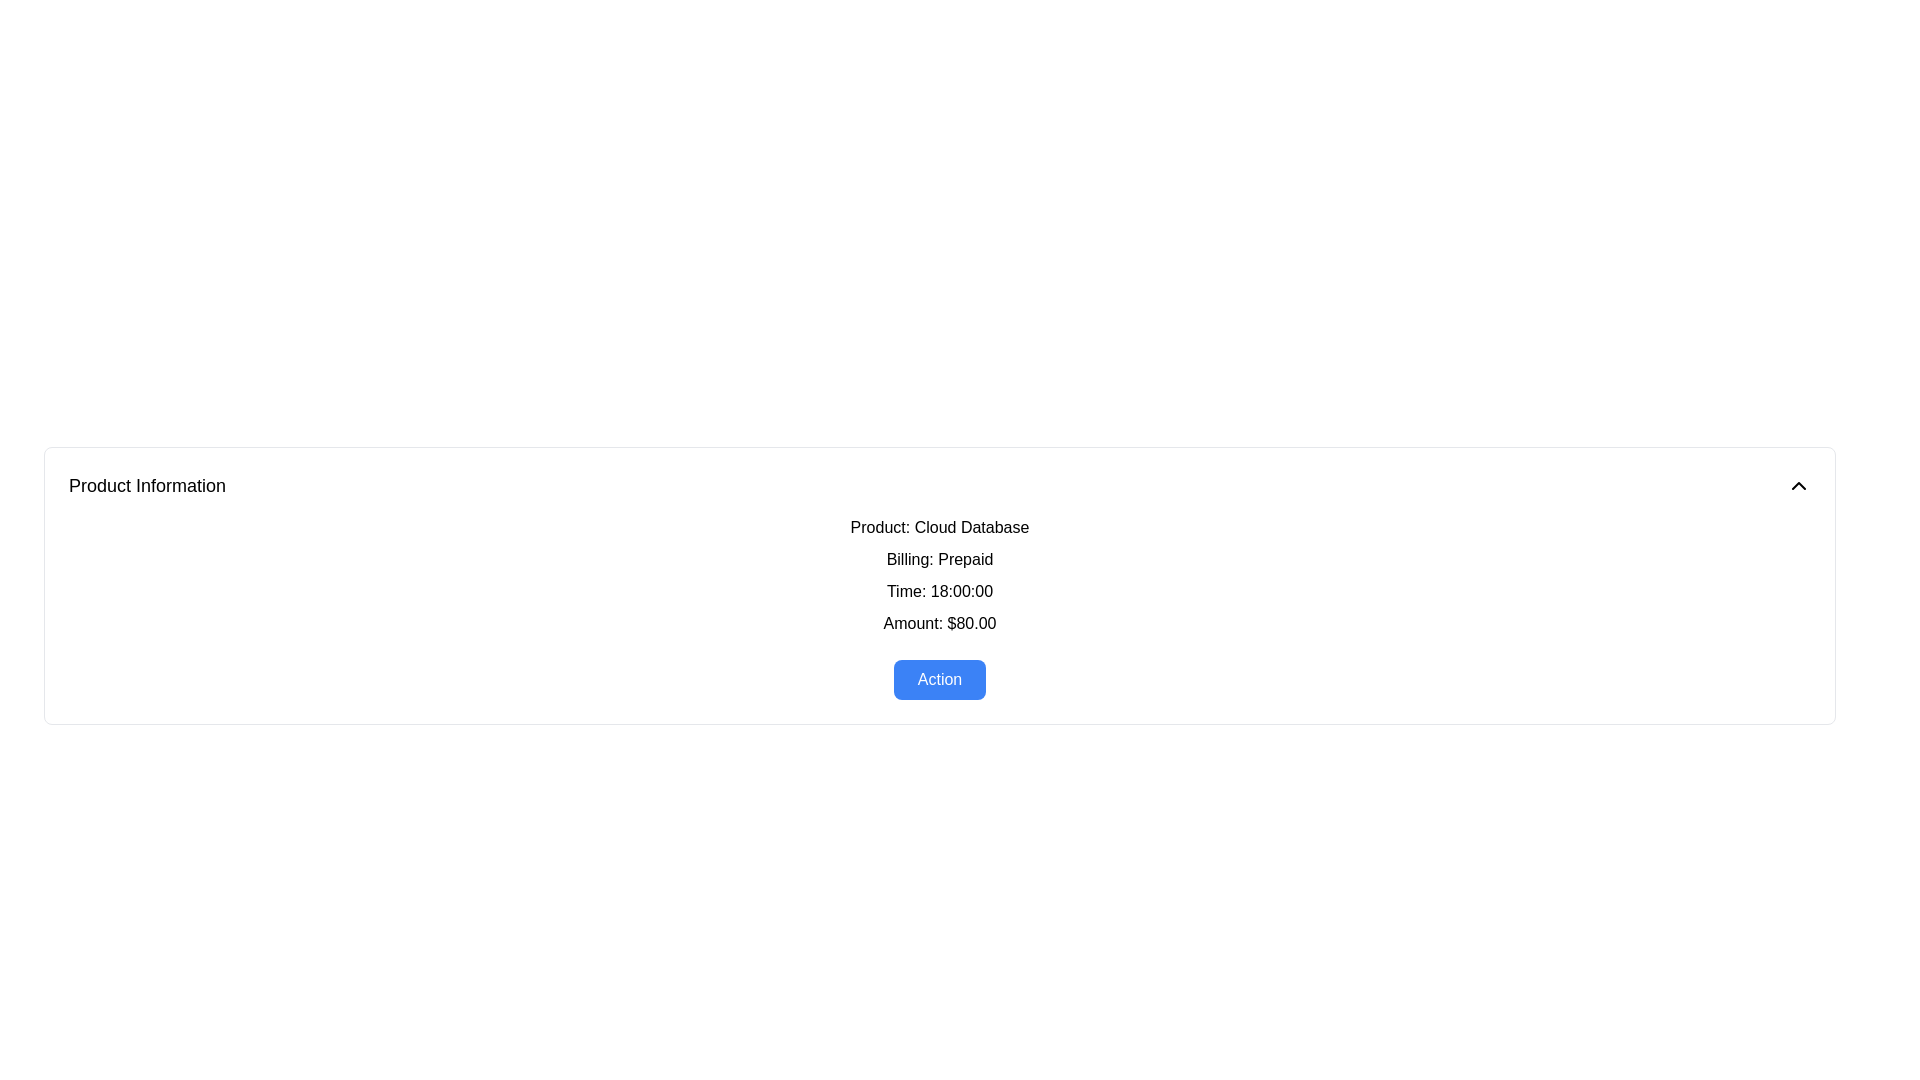 The width and height of the screenshot is (1920, 1080). I want to click on the Text Label displaying 'Product: Cloud Database', which is the first row in a content card detailing product information, so click(939, 527).